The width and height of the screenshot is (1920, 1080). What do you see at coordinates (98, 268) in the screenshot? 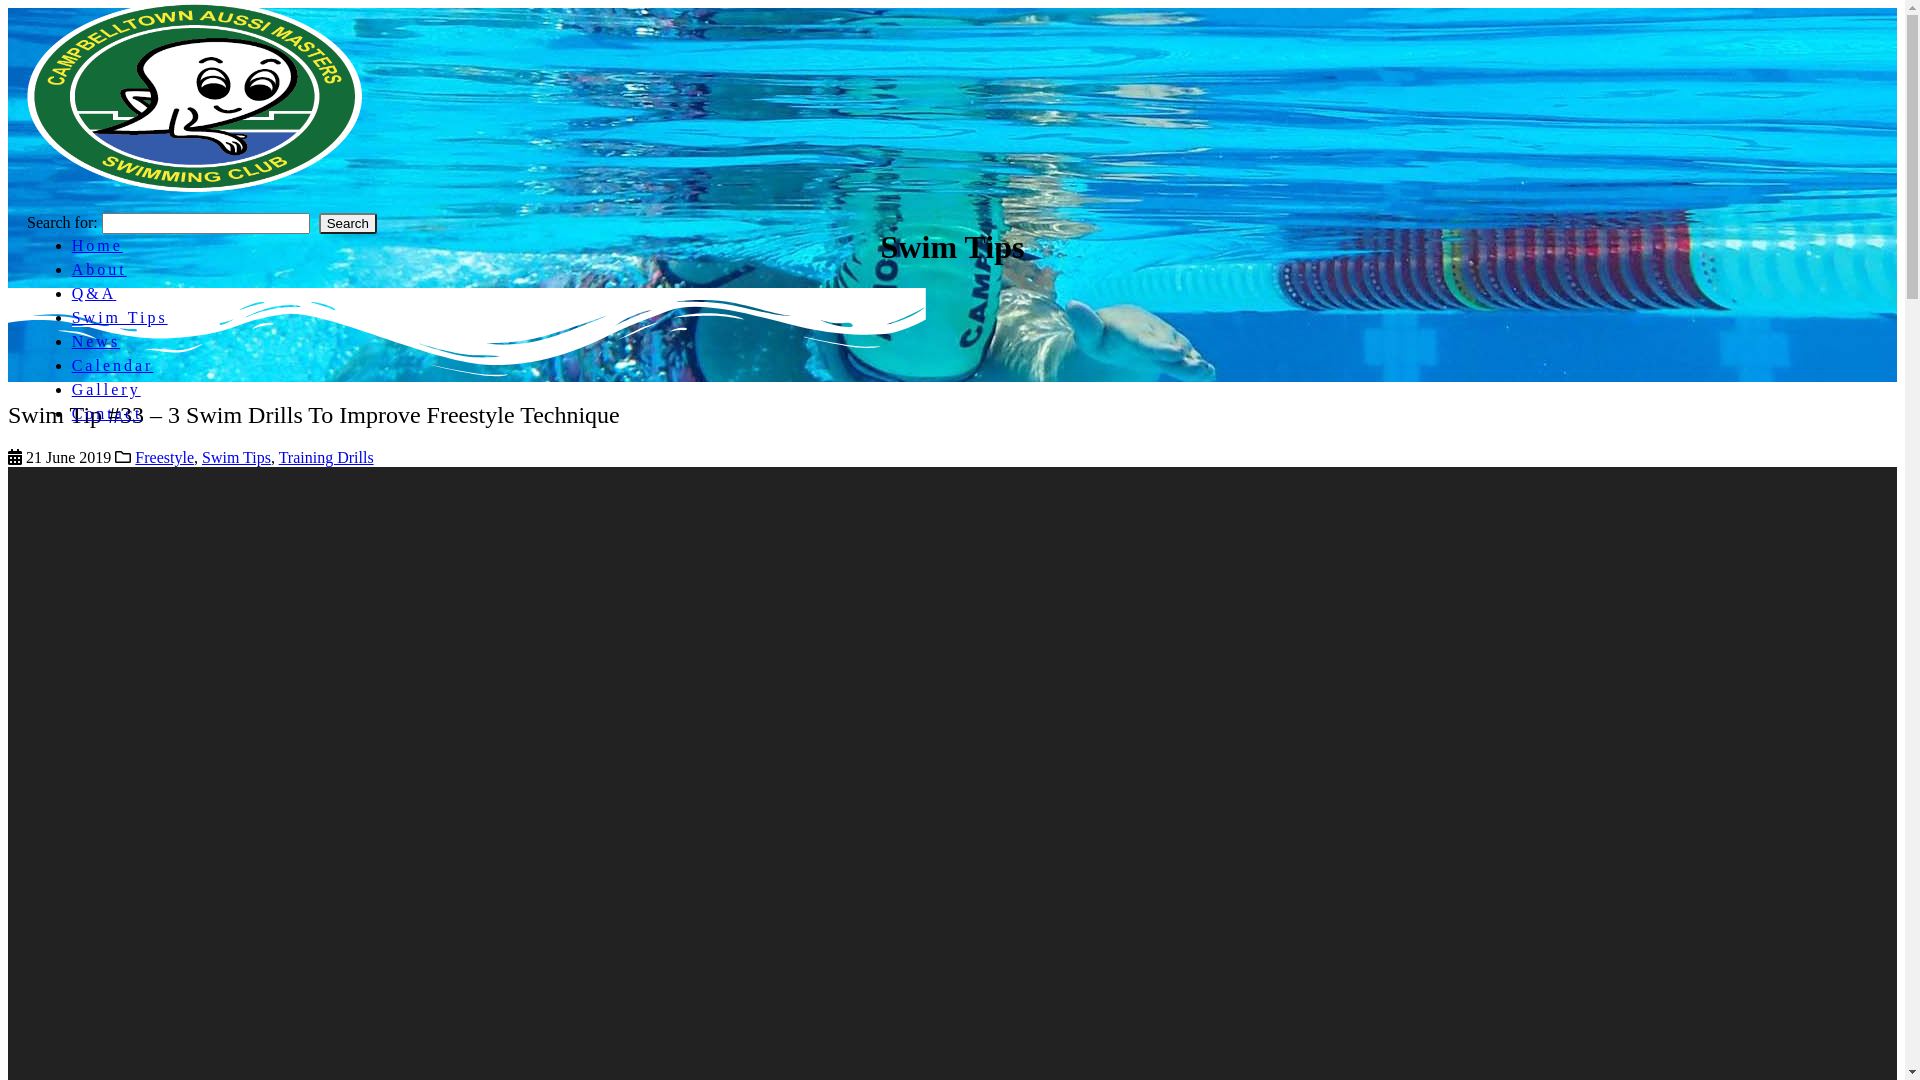
I see `'About'` at bounding box center [98, 268].